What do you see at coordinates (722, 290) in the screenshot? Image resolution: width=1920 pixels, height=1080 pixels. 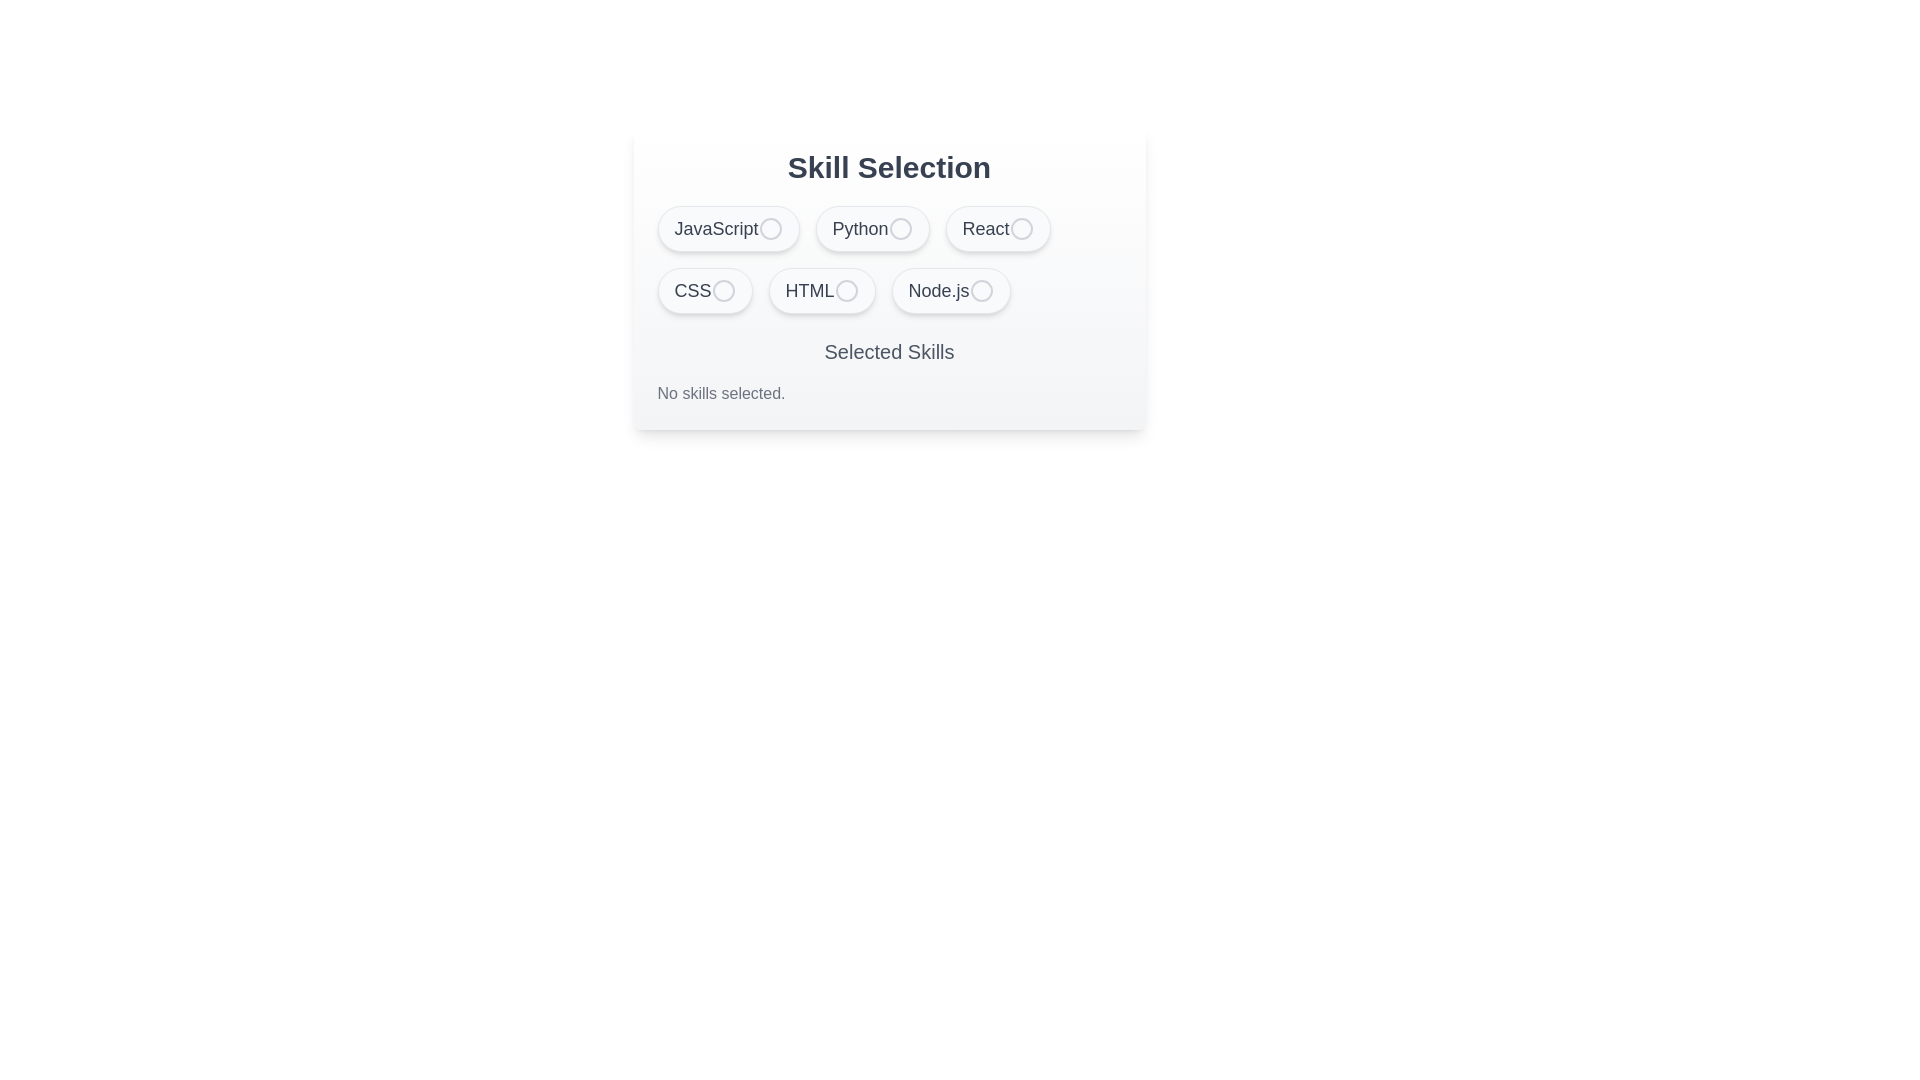 I see `the radio button located to the right of the 'CSS' text` at bounding box center [722, 290].